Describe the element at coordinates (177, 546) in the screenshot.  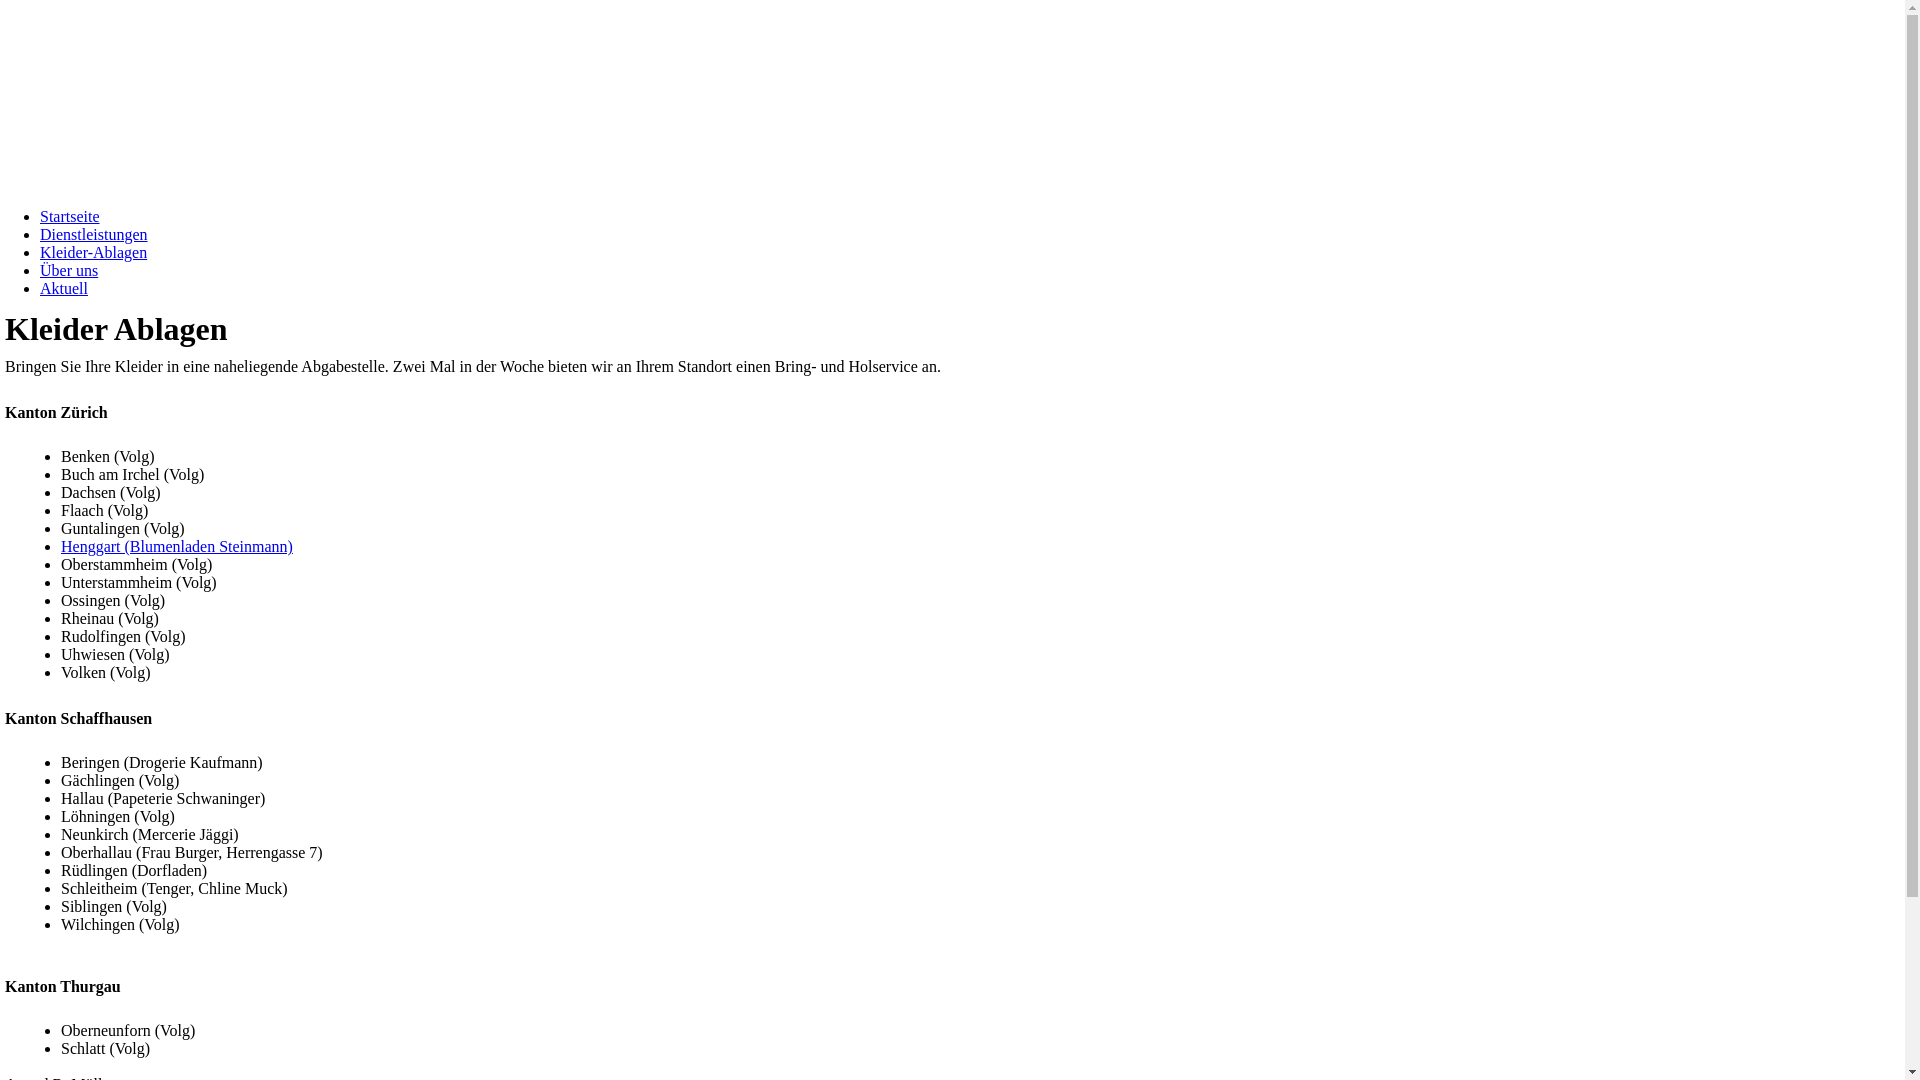
I see `'Henggart (Blumenladen Steinmann)'` at that location.